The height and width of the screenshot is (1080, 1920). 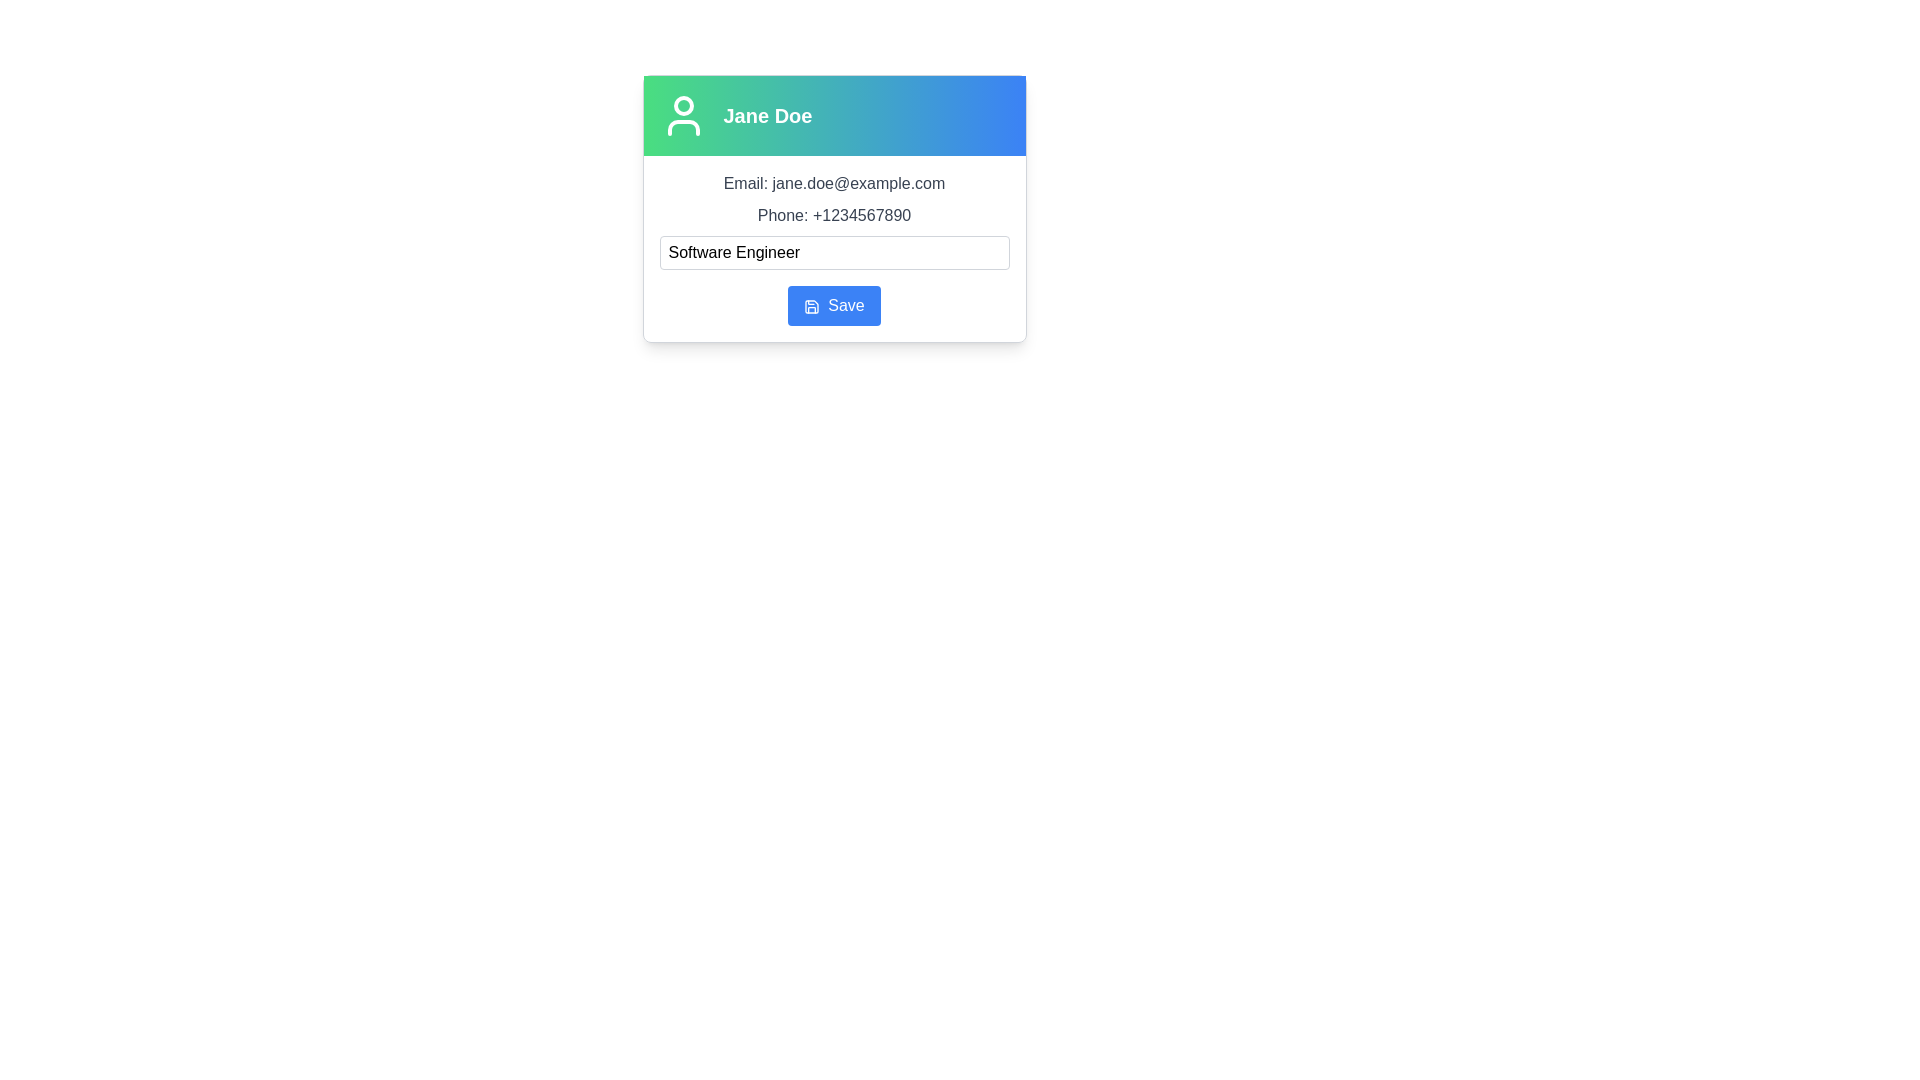 What do you see at coordinates (834, 216) in the screenshot?
I see `displayed phone number from the static text element located below the 'Email' information and above the job title input field` at bounding box center [834, 216].